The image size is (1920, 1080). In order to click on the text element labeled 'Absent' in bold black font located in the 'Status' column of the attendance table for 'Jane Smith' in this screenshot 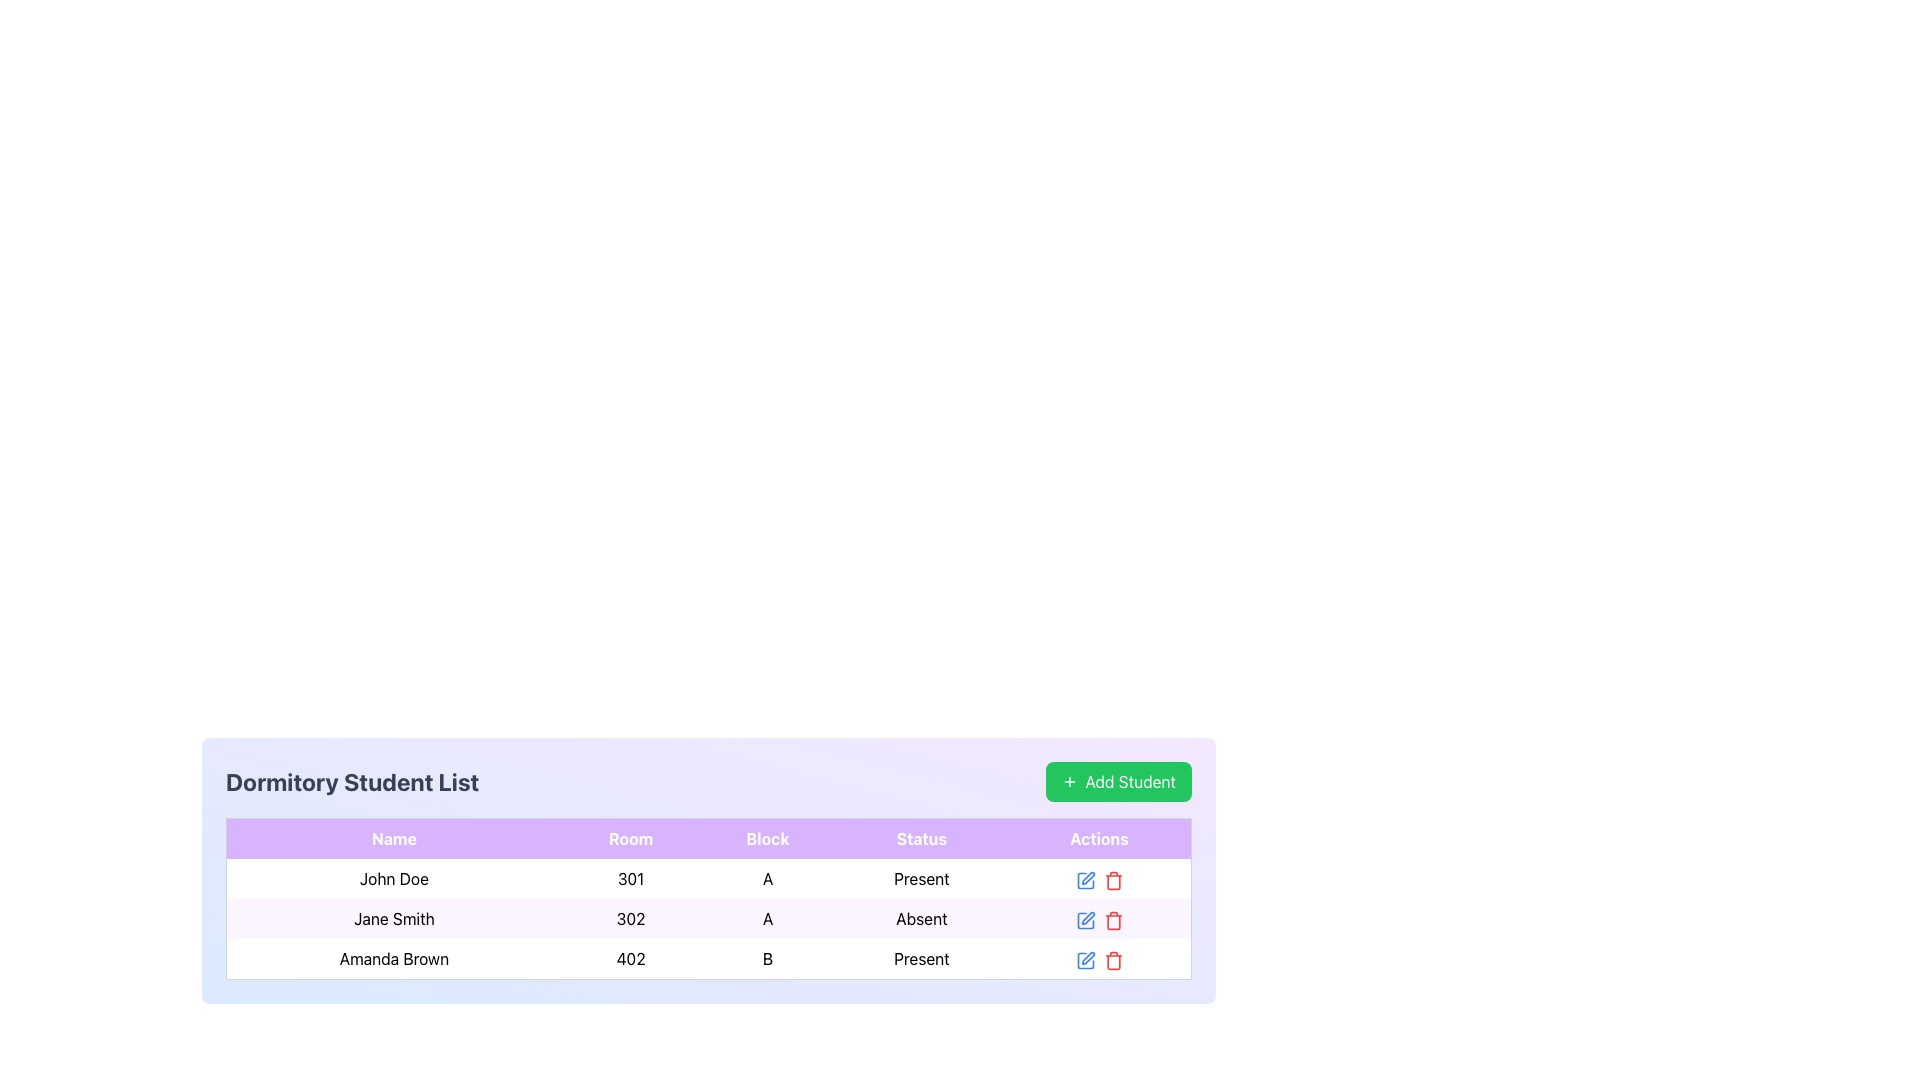, I will do `click(920, 918)`.